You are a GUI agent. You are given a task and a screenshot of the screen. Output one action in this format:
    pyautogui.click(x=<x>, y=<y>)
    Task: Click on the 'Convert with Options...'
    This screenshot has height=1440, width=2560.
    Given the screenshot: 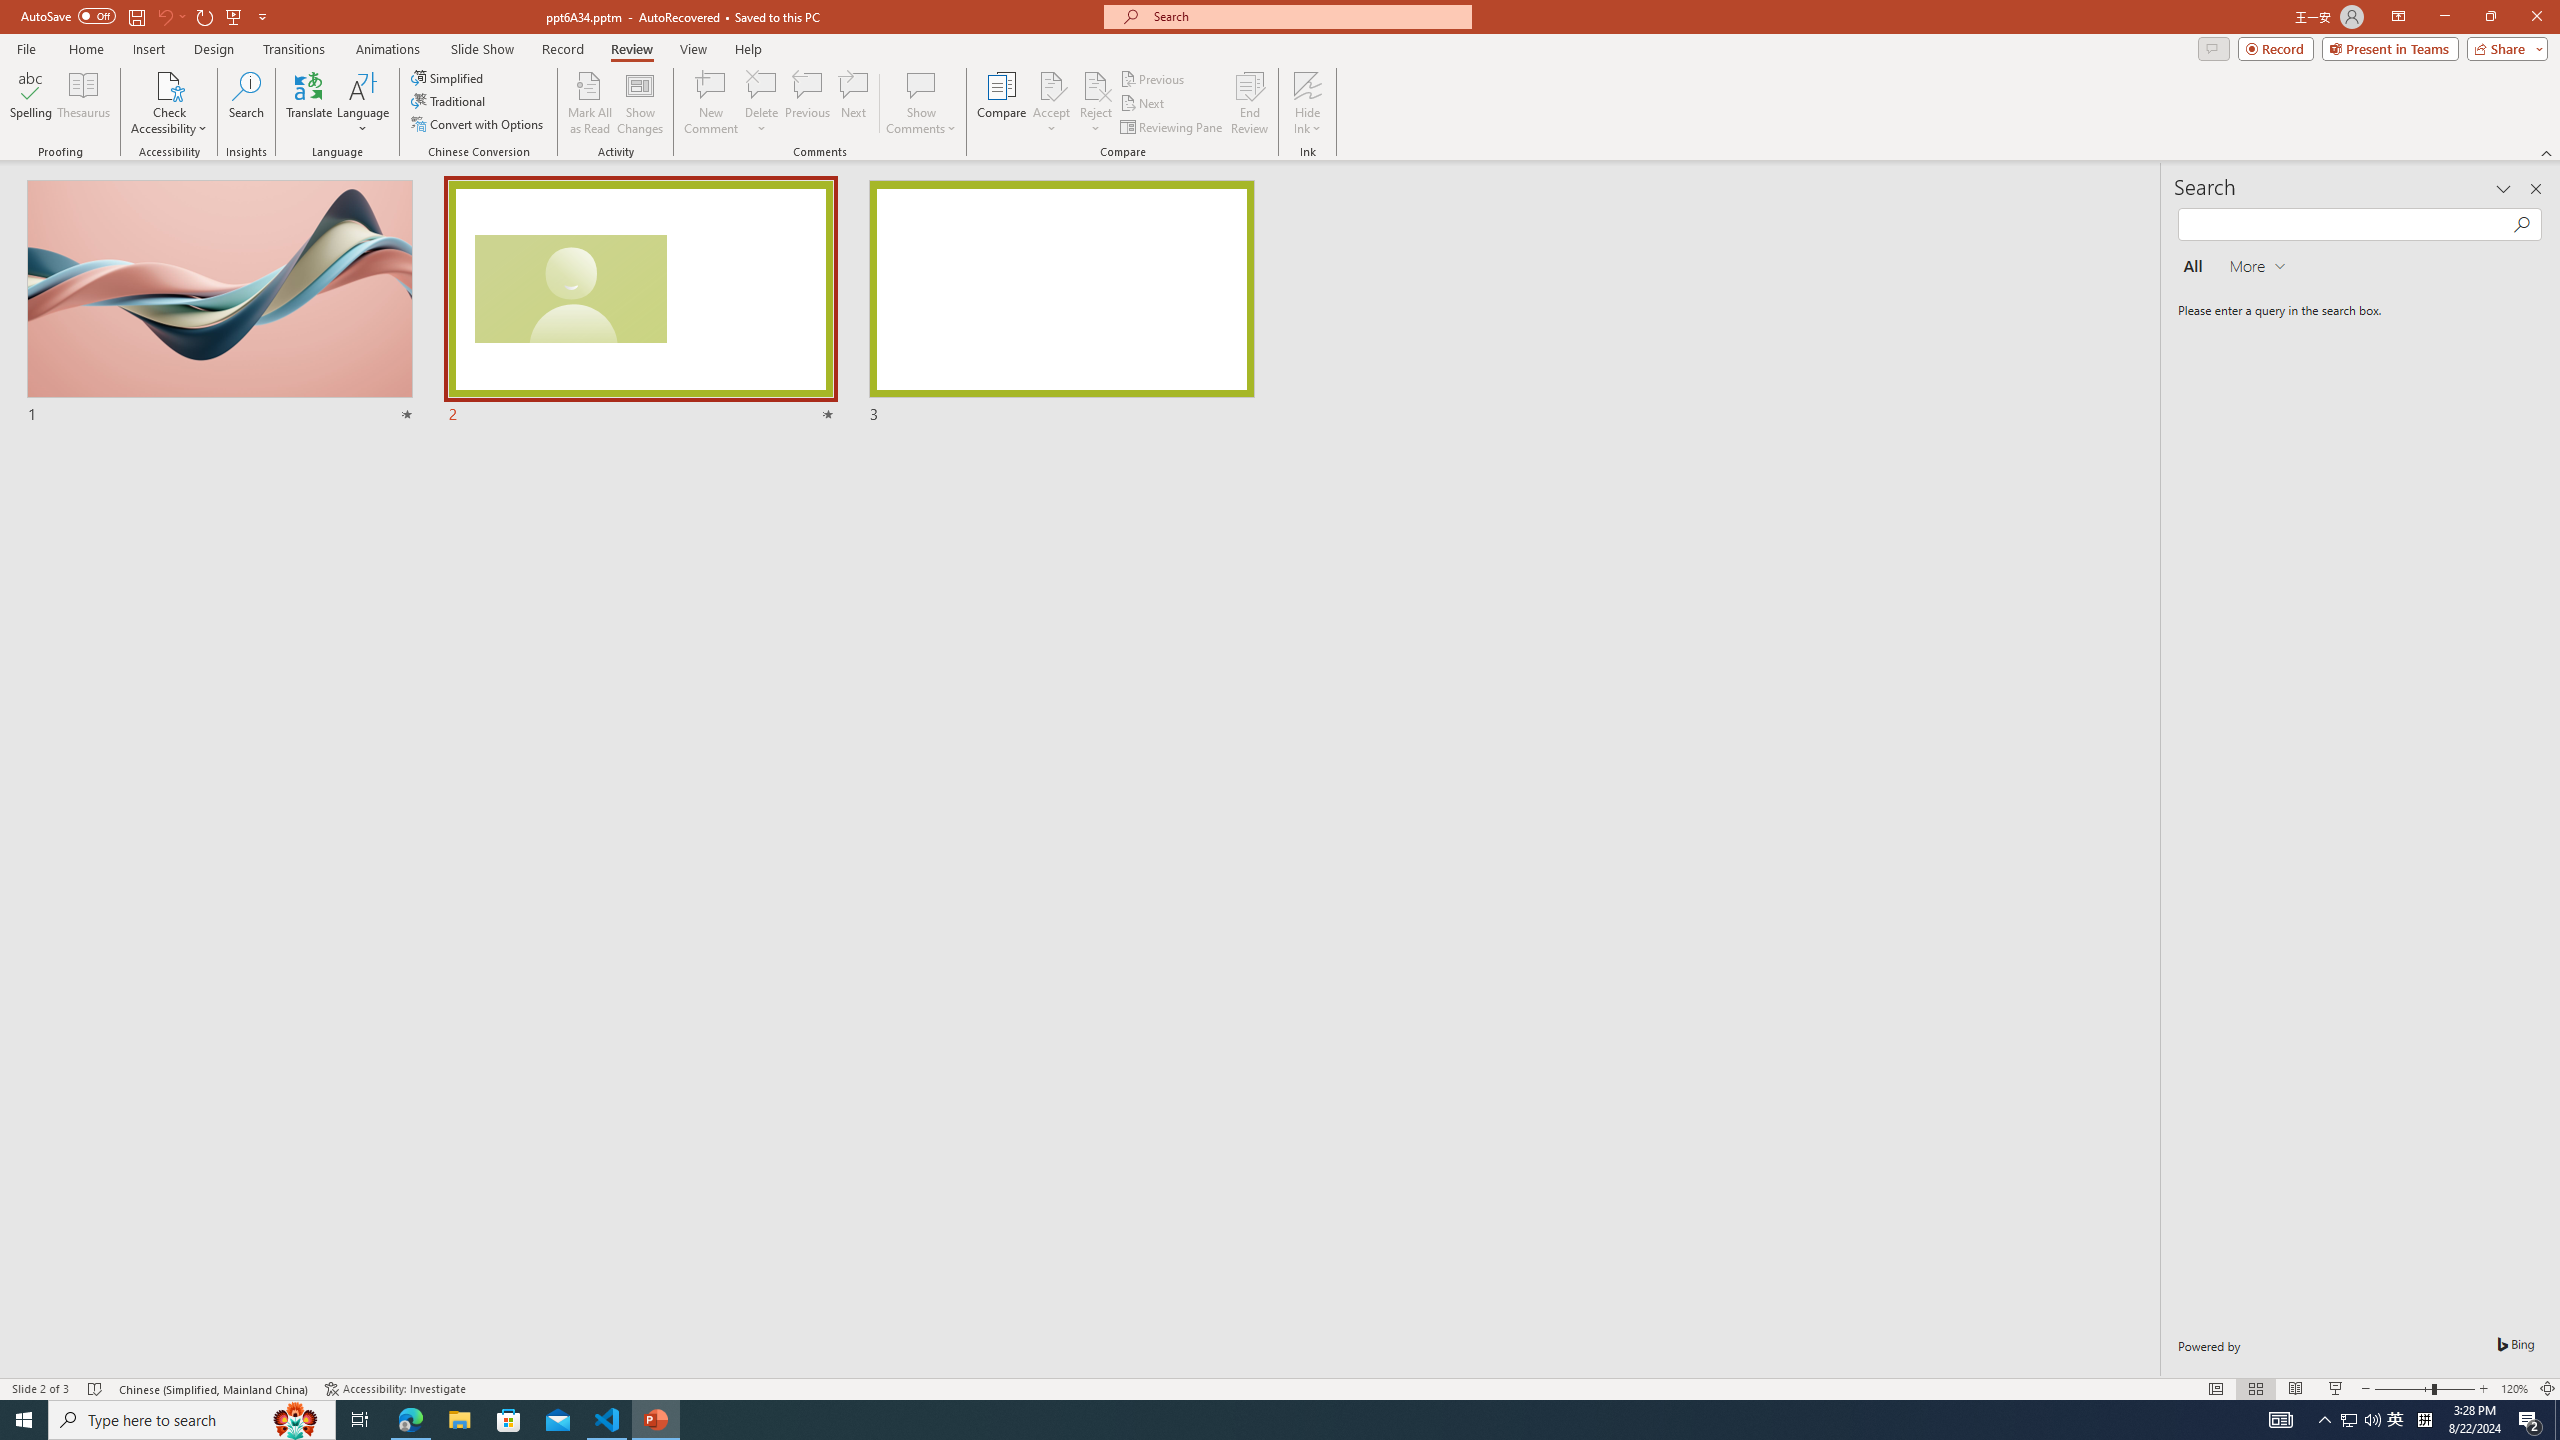 What is the action you would take?
    pyautogui.click(x=477, y=122)
    